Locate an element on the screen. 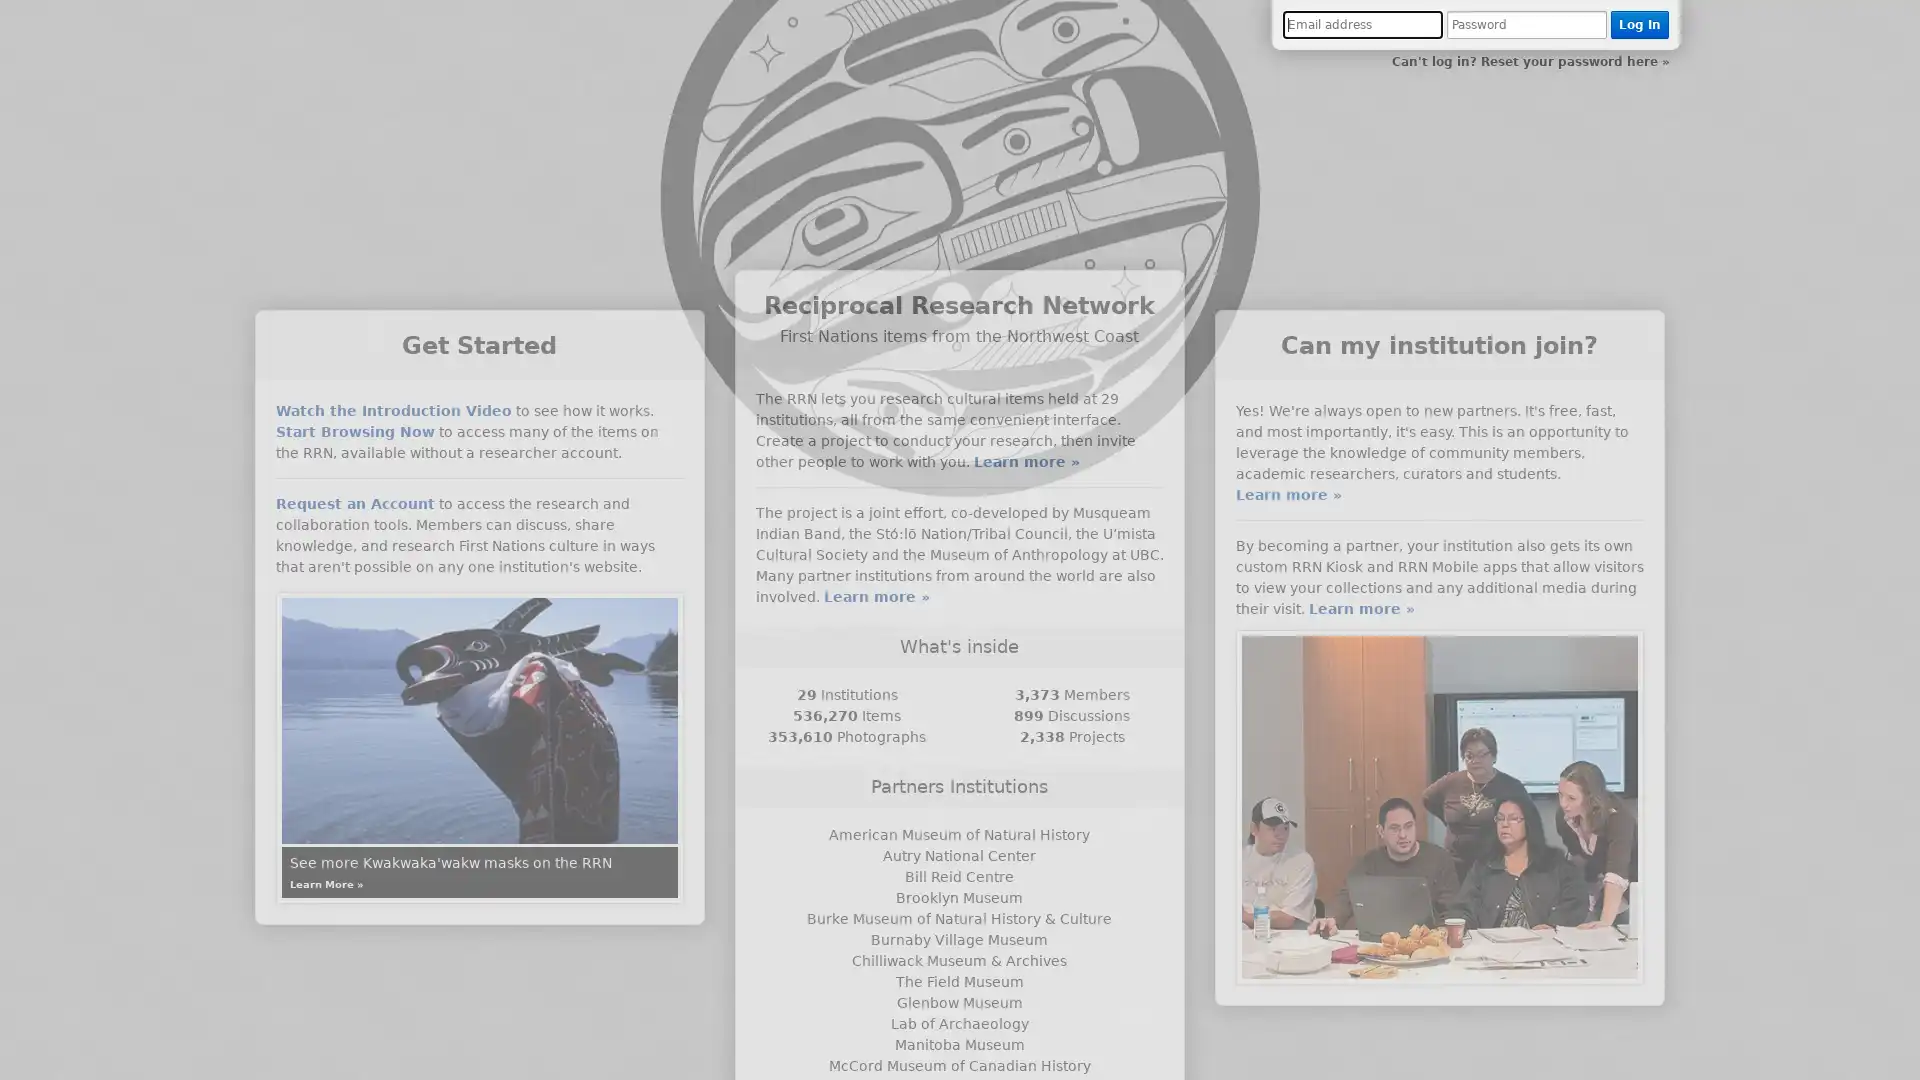  Log In is located at coordinates (1640, 24).